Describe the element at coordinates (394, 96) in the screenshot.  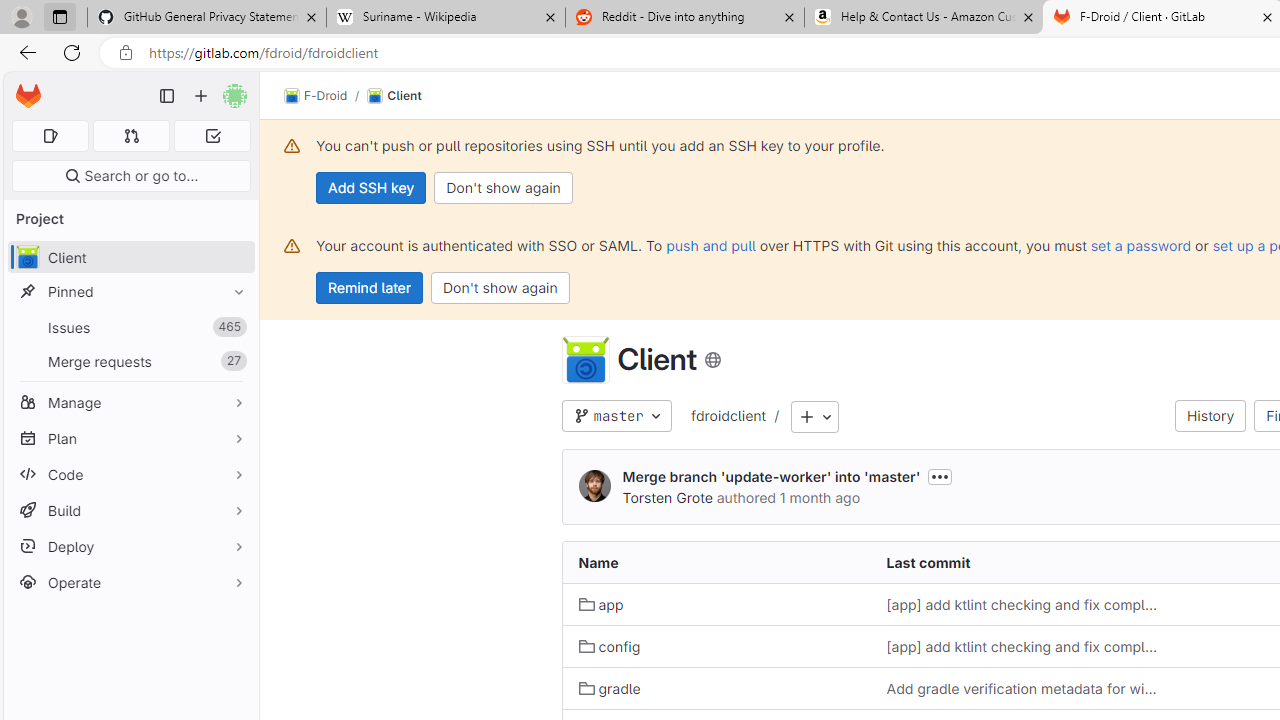
I see `'Client'` at that location.